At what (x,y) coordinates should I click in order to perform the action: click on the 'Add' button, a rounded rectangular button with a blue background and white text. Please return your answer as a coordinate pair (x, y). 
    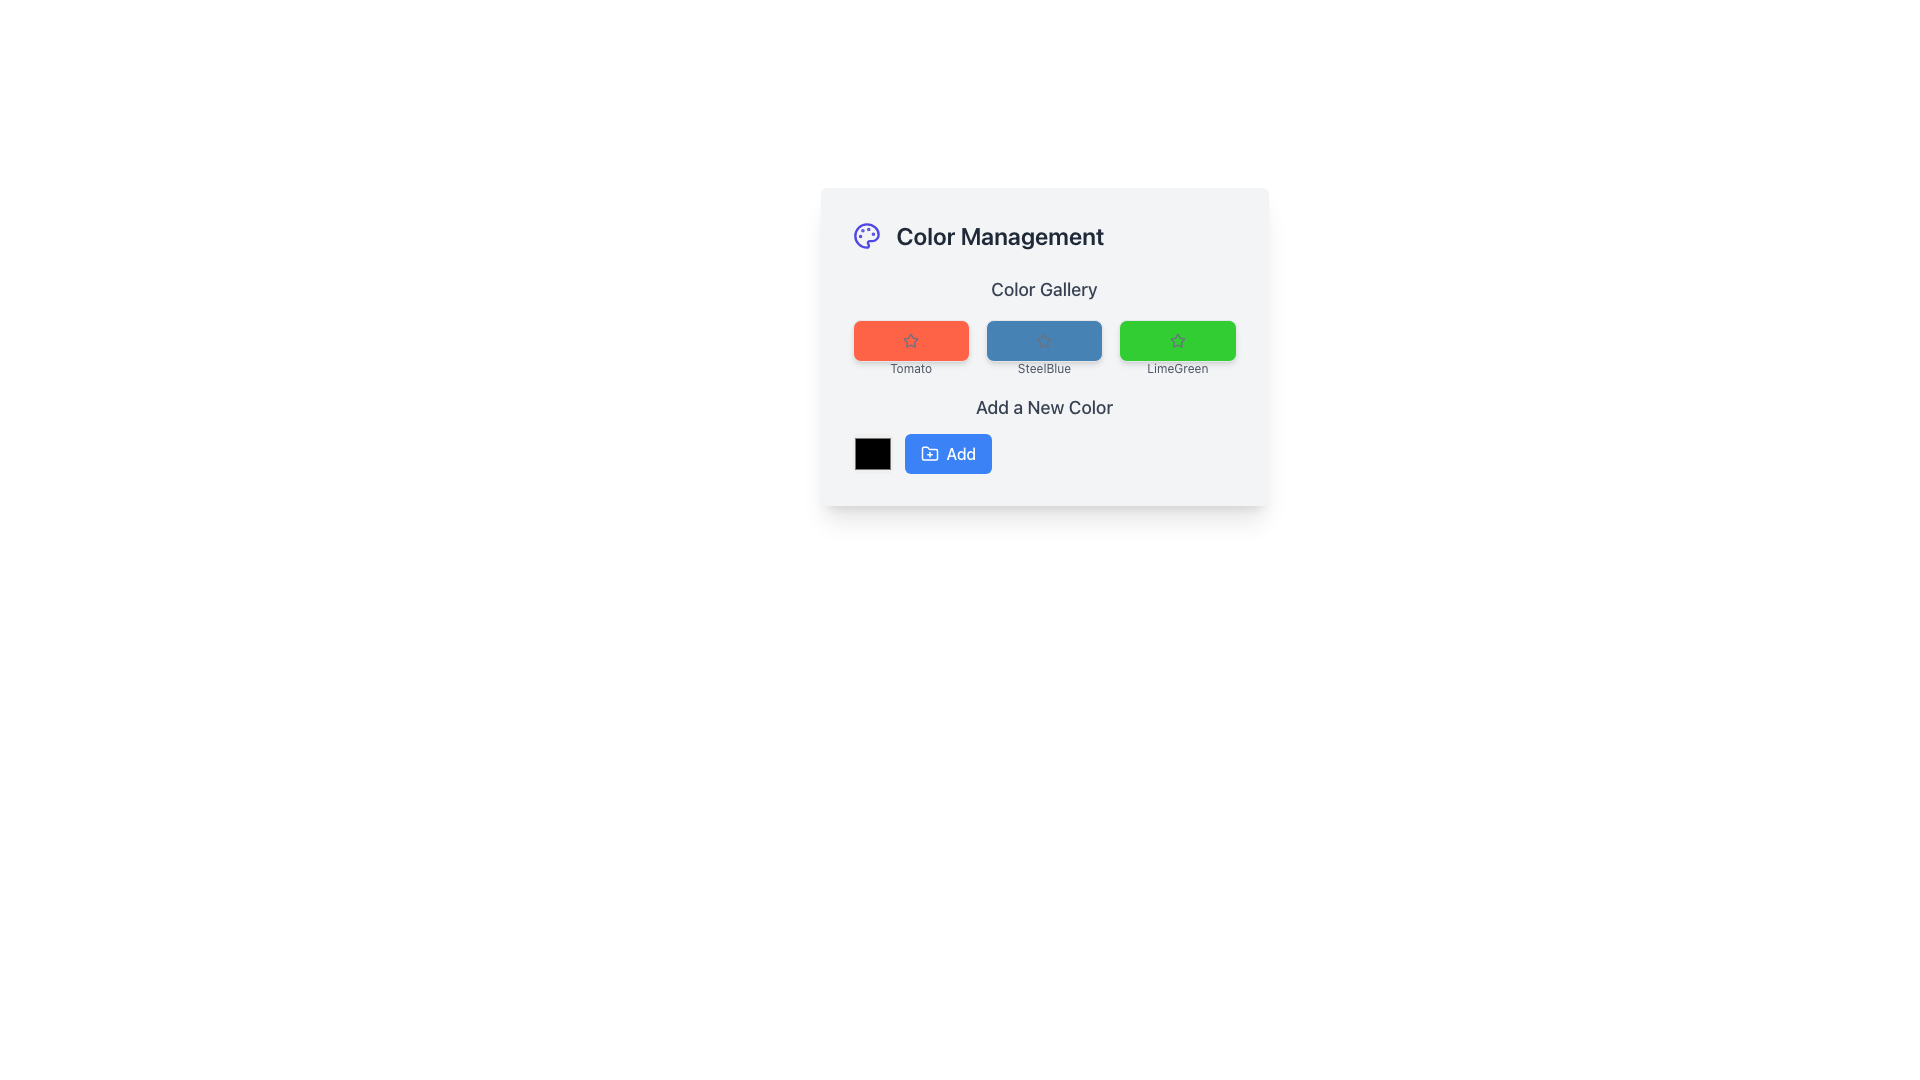
    Looking at the image, I should click on (947, 454).